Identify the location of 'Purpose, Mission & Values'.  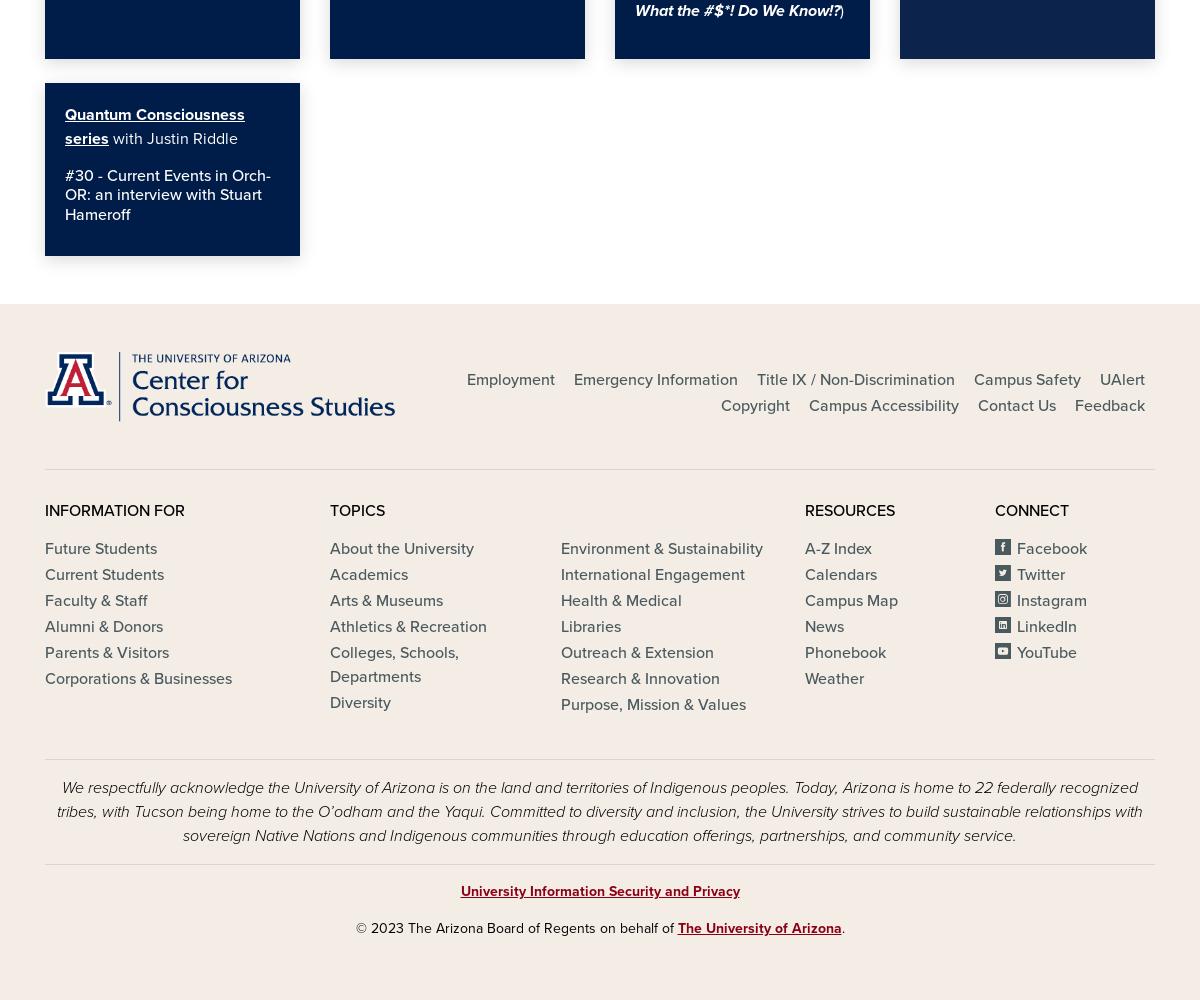
(652, 704).